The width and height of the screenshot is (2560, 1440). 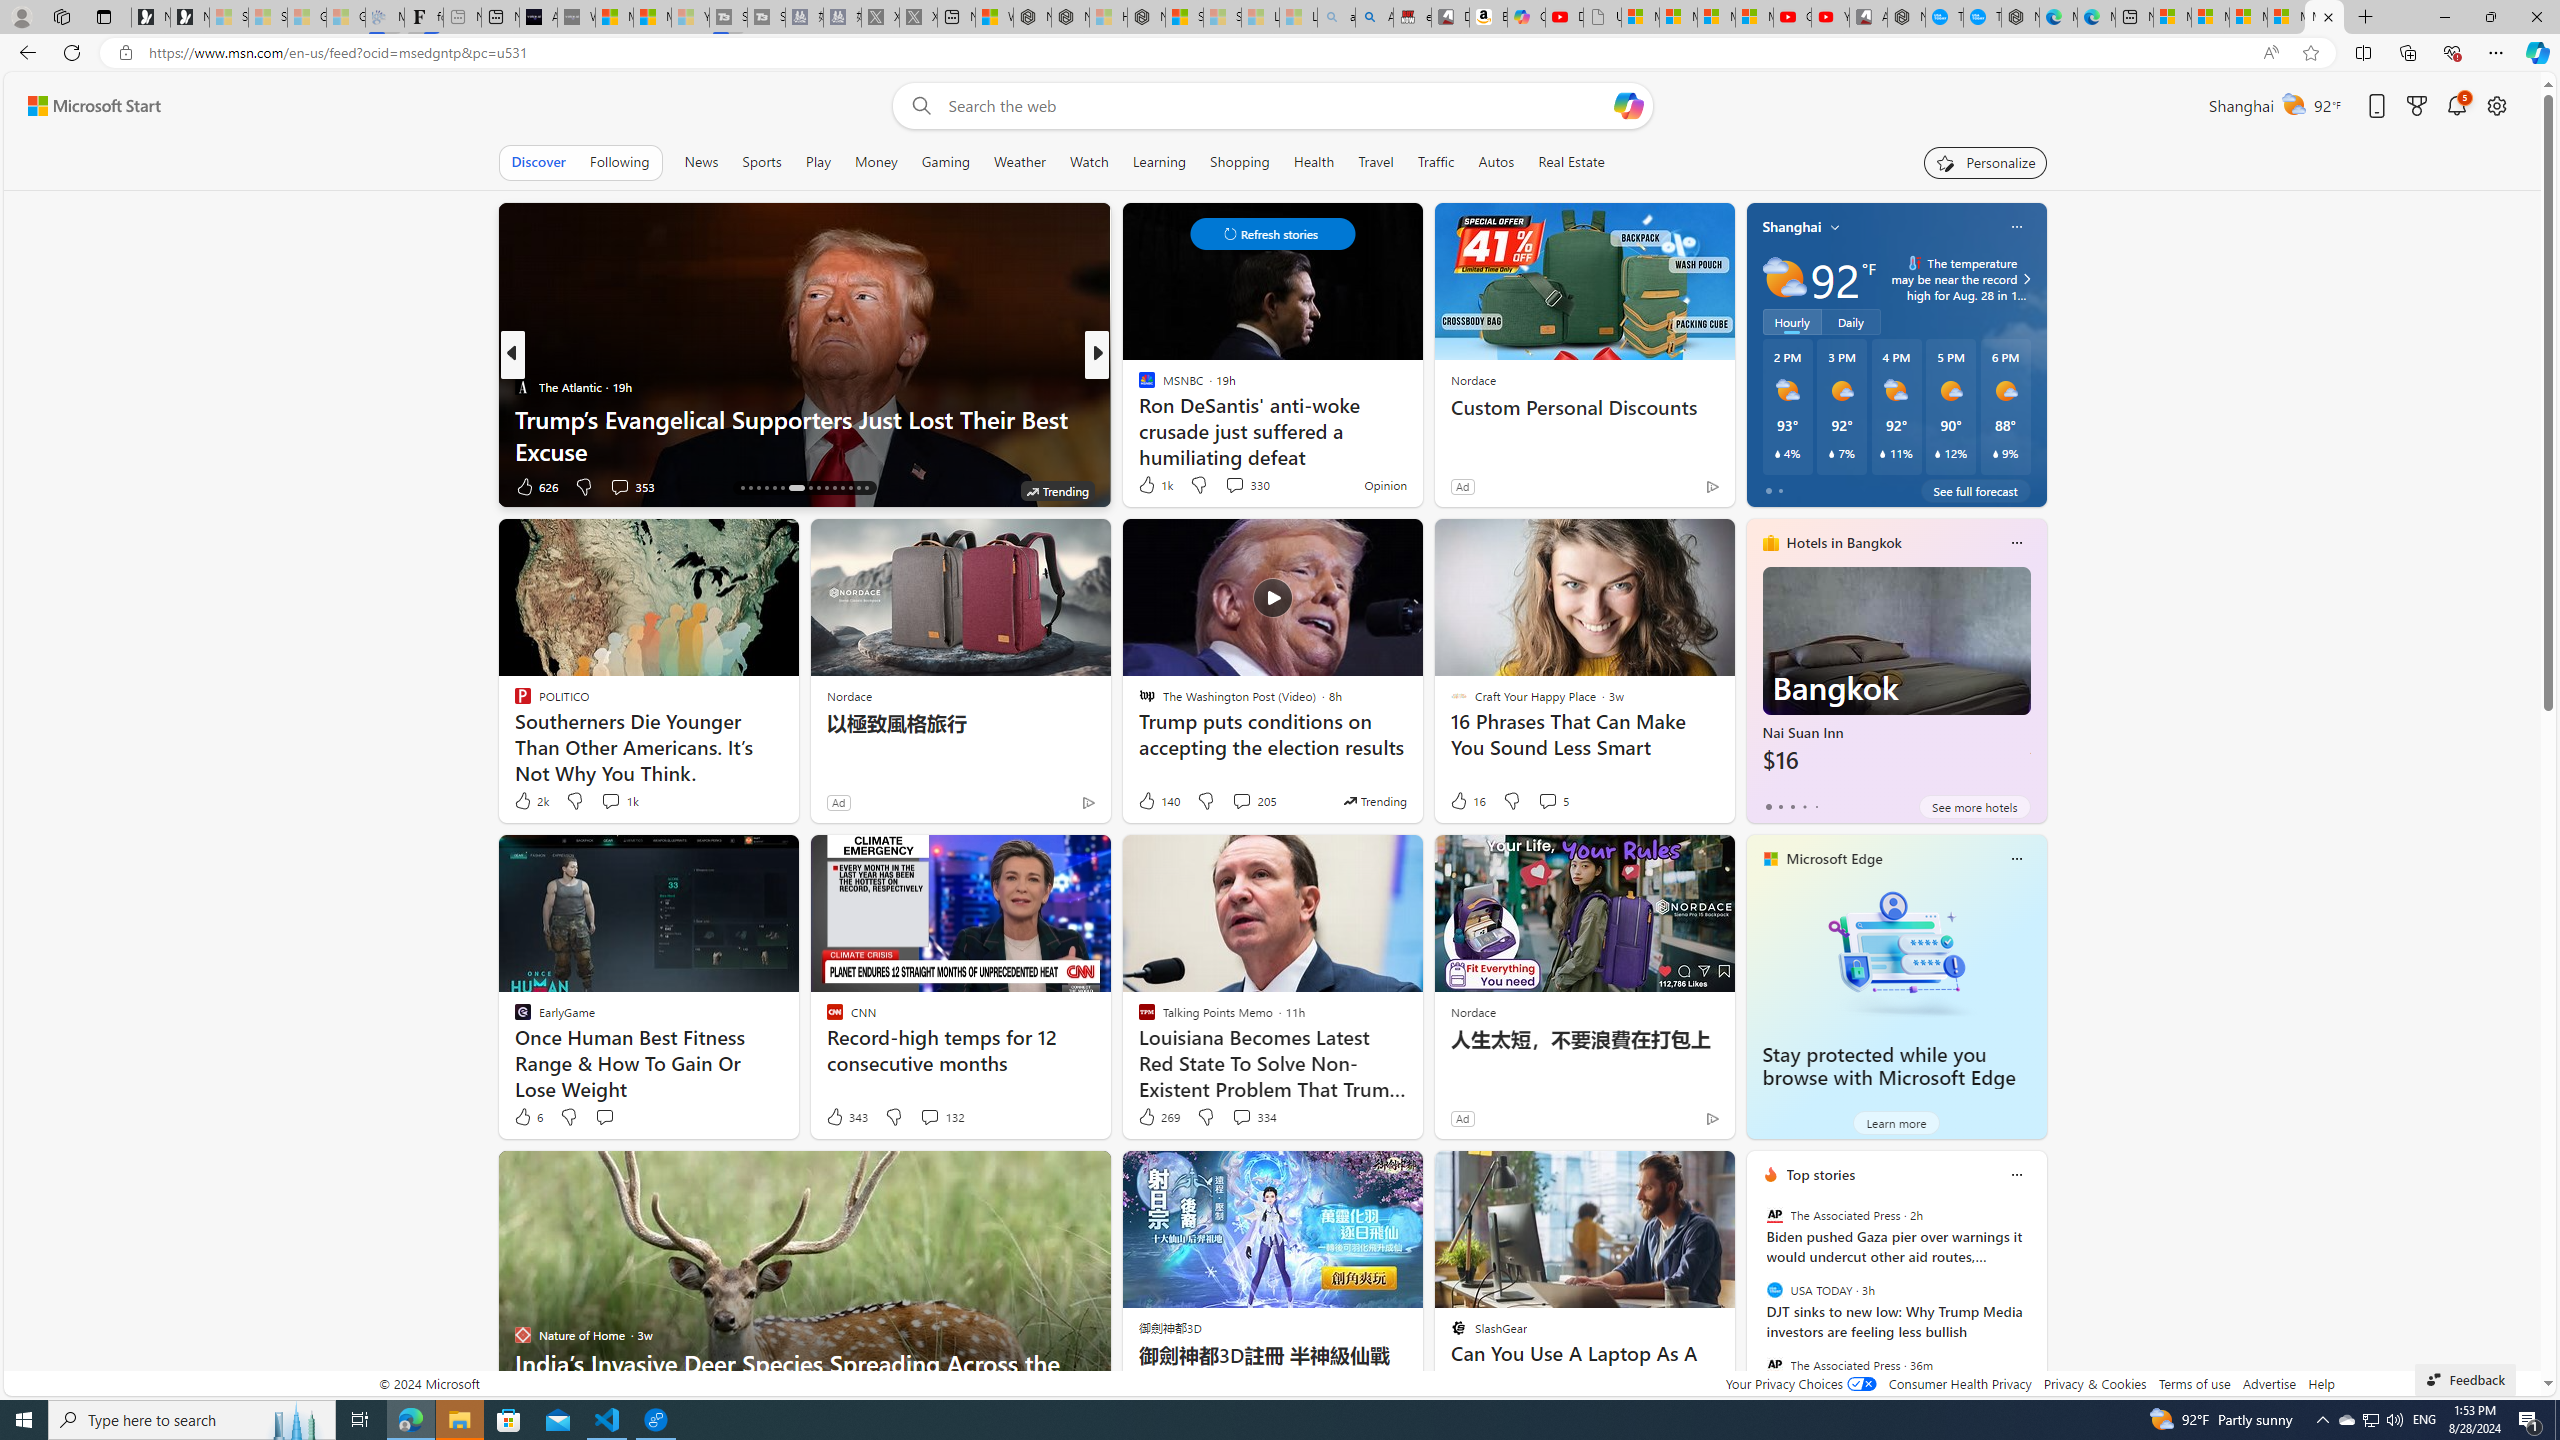 I want to click on 'View comments 2 Comment', so click(x=1235, y=486).